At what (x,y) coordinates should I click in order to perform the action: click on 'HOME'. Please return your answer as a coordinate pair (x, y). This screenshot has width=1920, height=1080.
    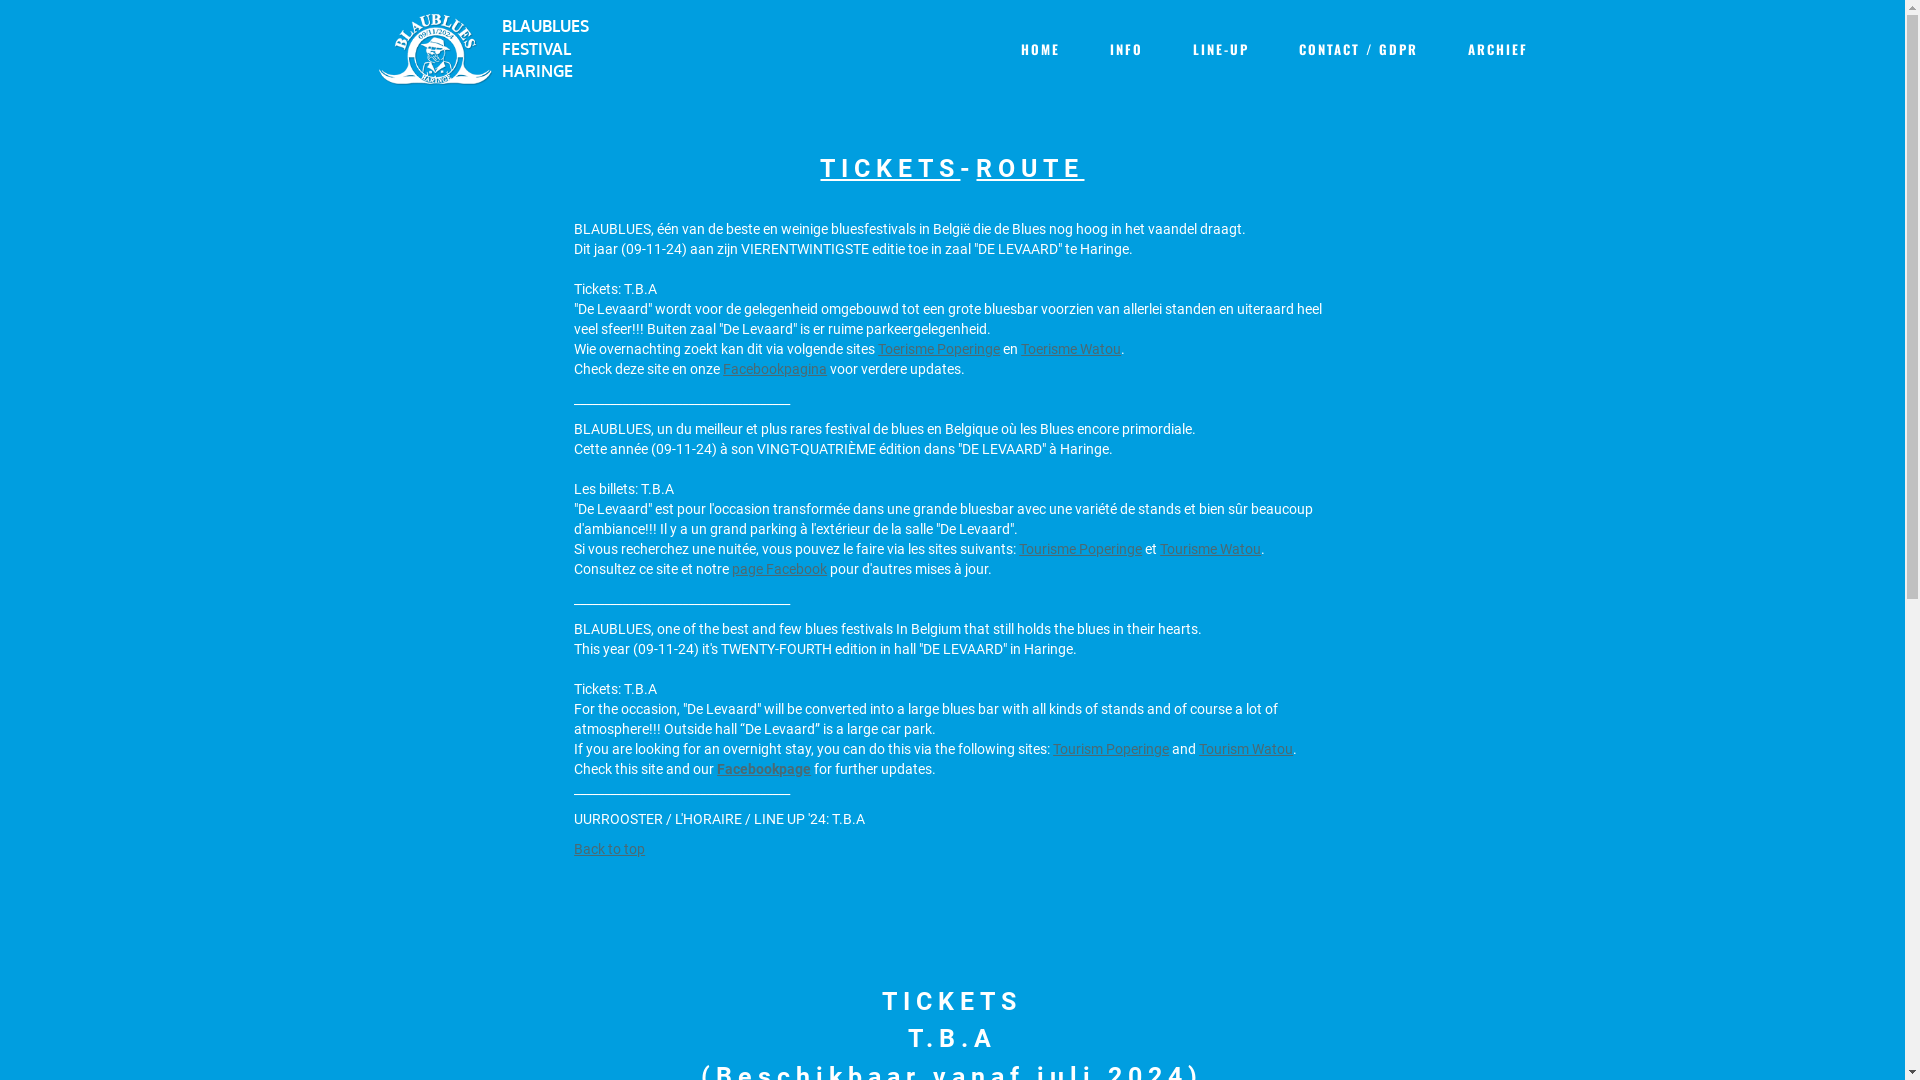
    Looking at the image, I should click on (1039, 48).